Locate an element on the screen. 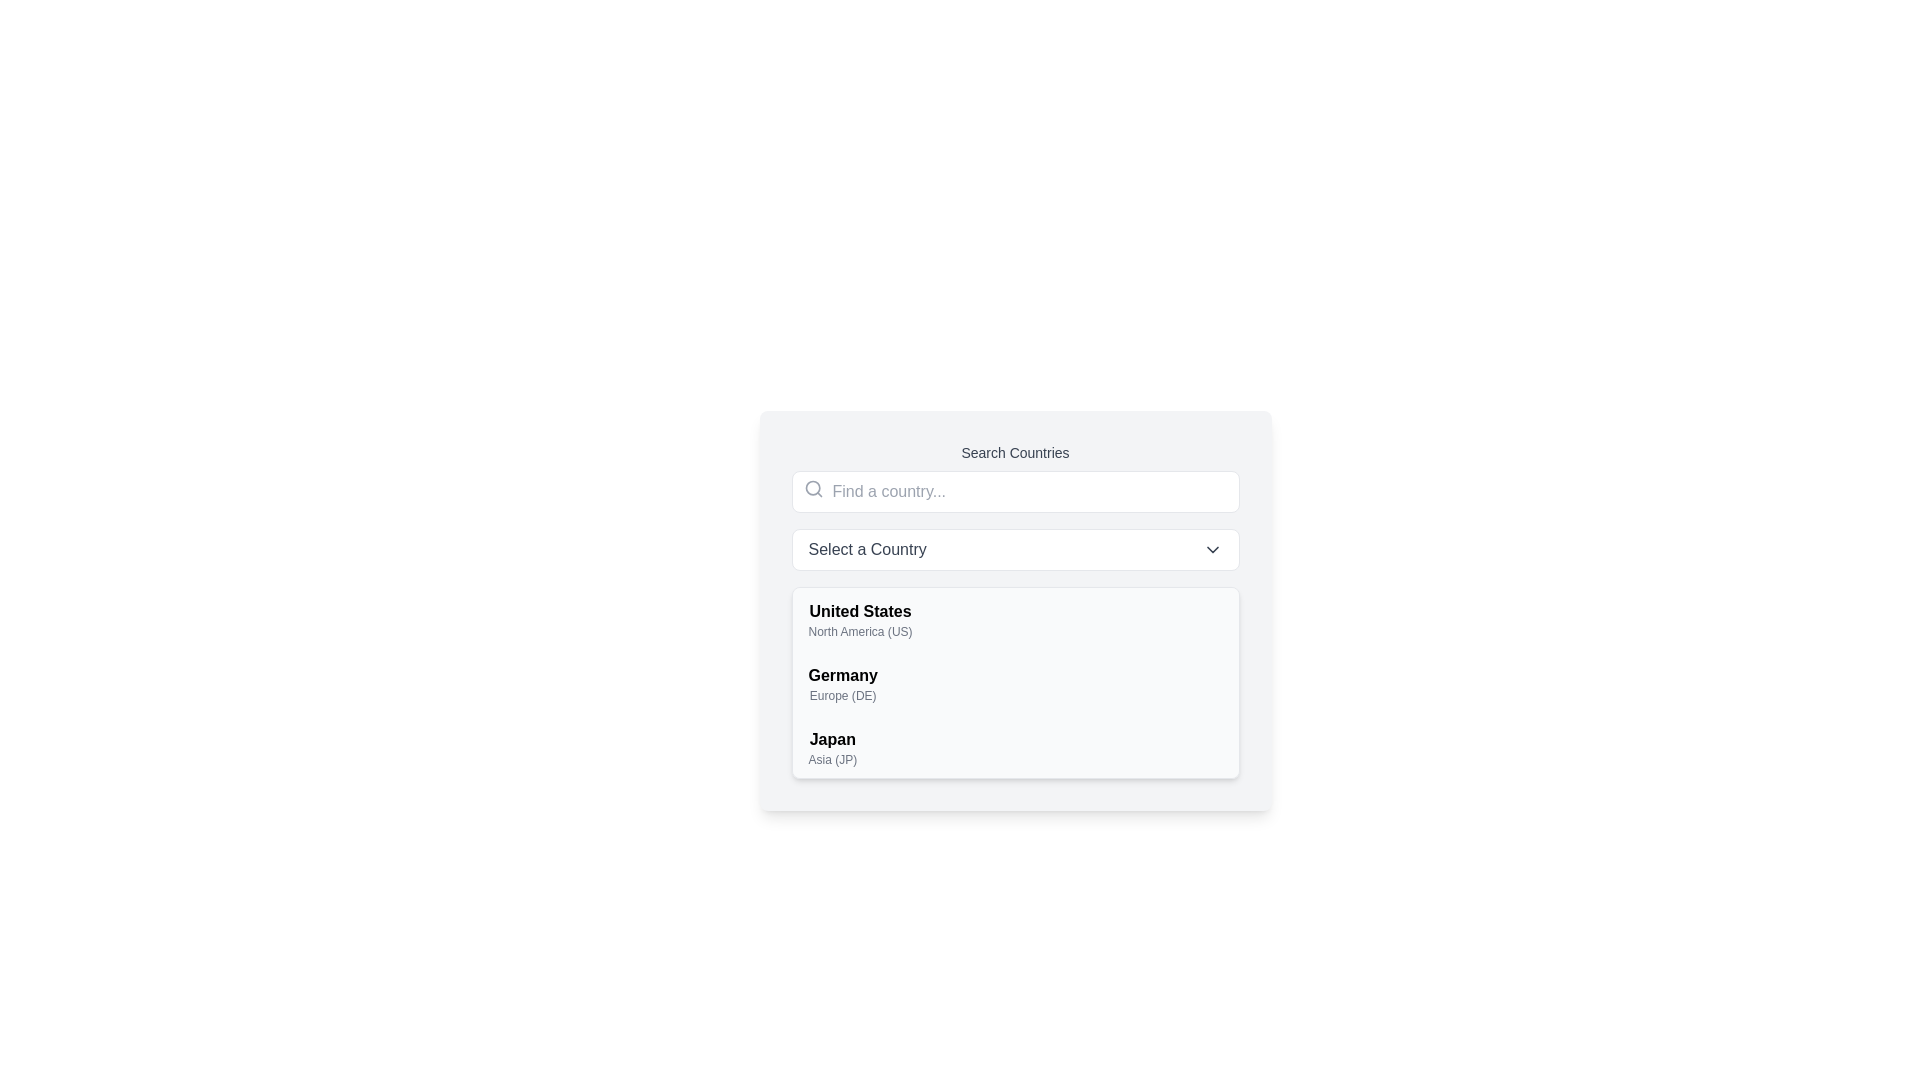 The height and width of the screenshot is (1080, 1920). the text element displaying 'Japan' in bold, located is located at coordinates (832, 748).